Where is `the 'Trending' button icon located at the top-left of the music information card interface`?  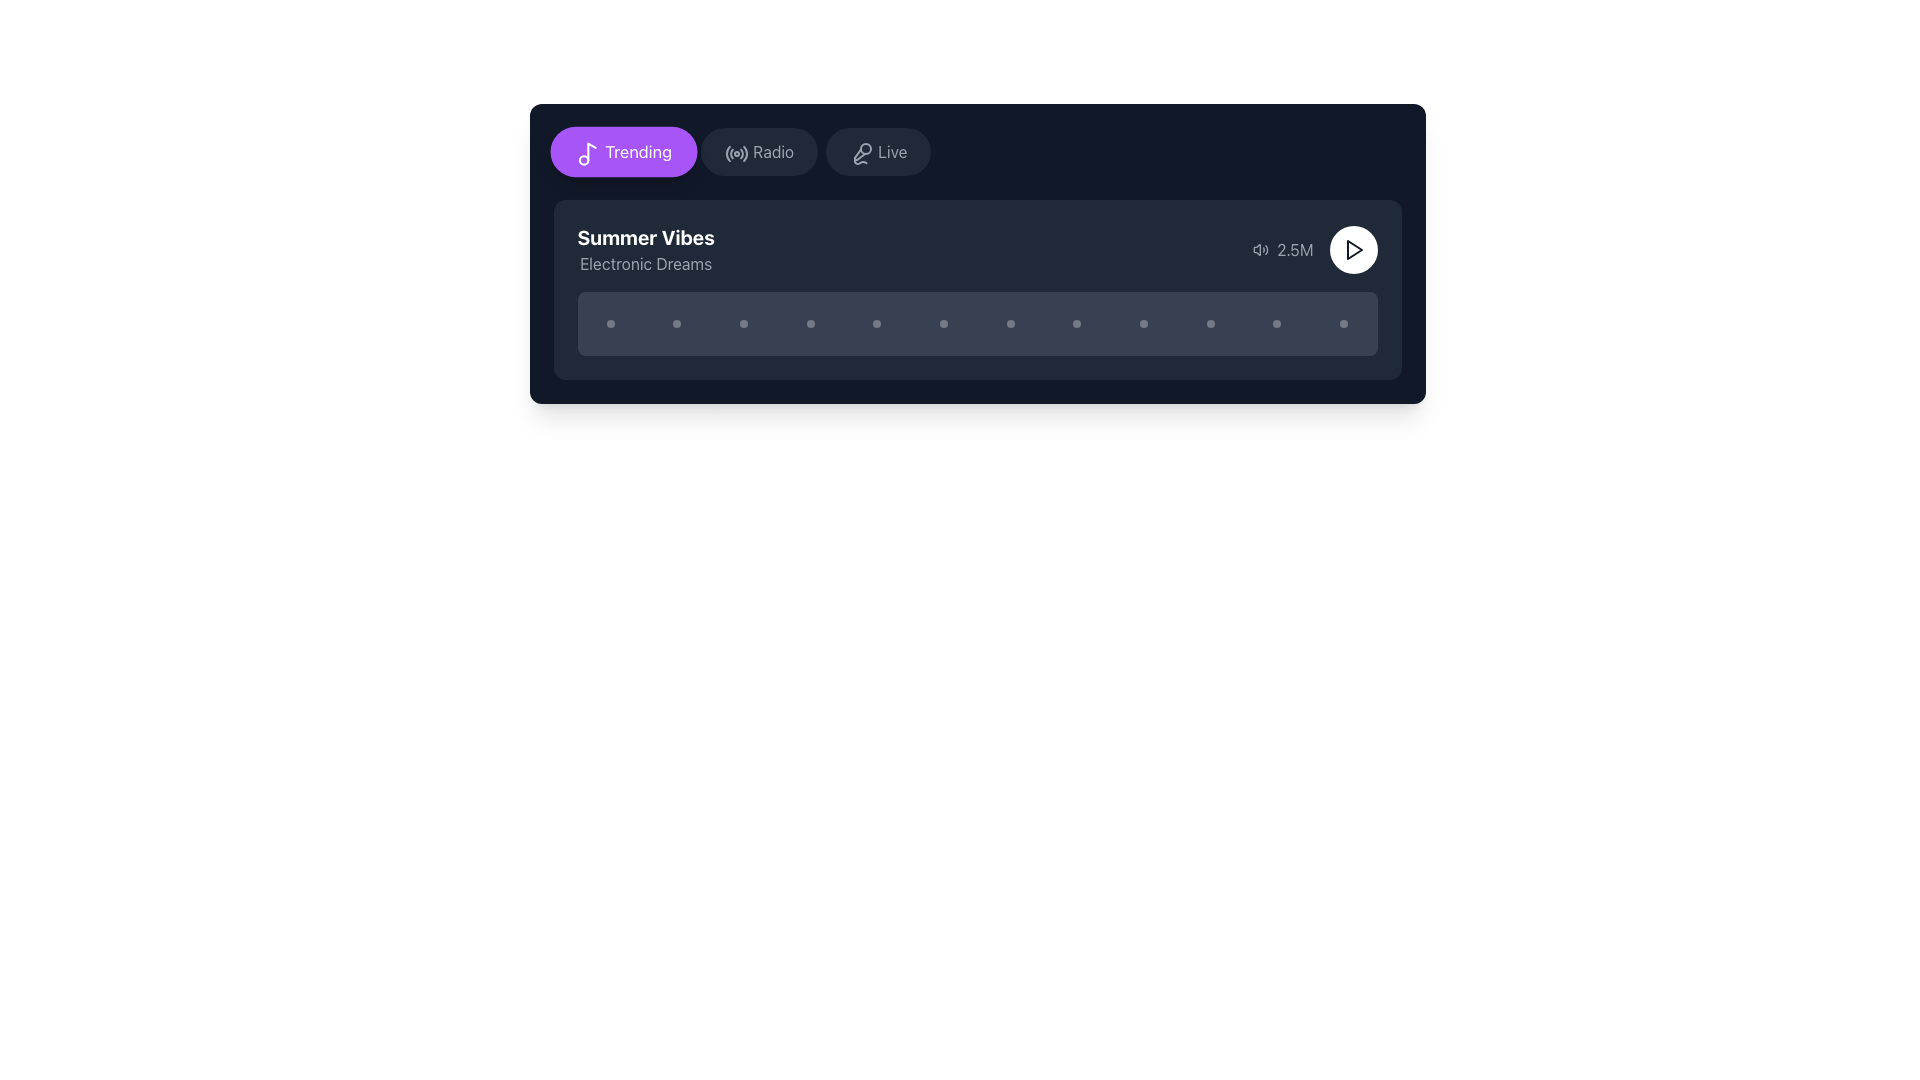 the 'Trending' button icon located at the top-left of the music information card interface is located at coordinates (586, 153).